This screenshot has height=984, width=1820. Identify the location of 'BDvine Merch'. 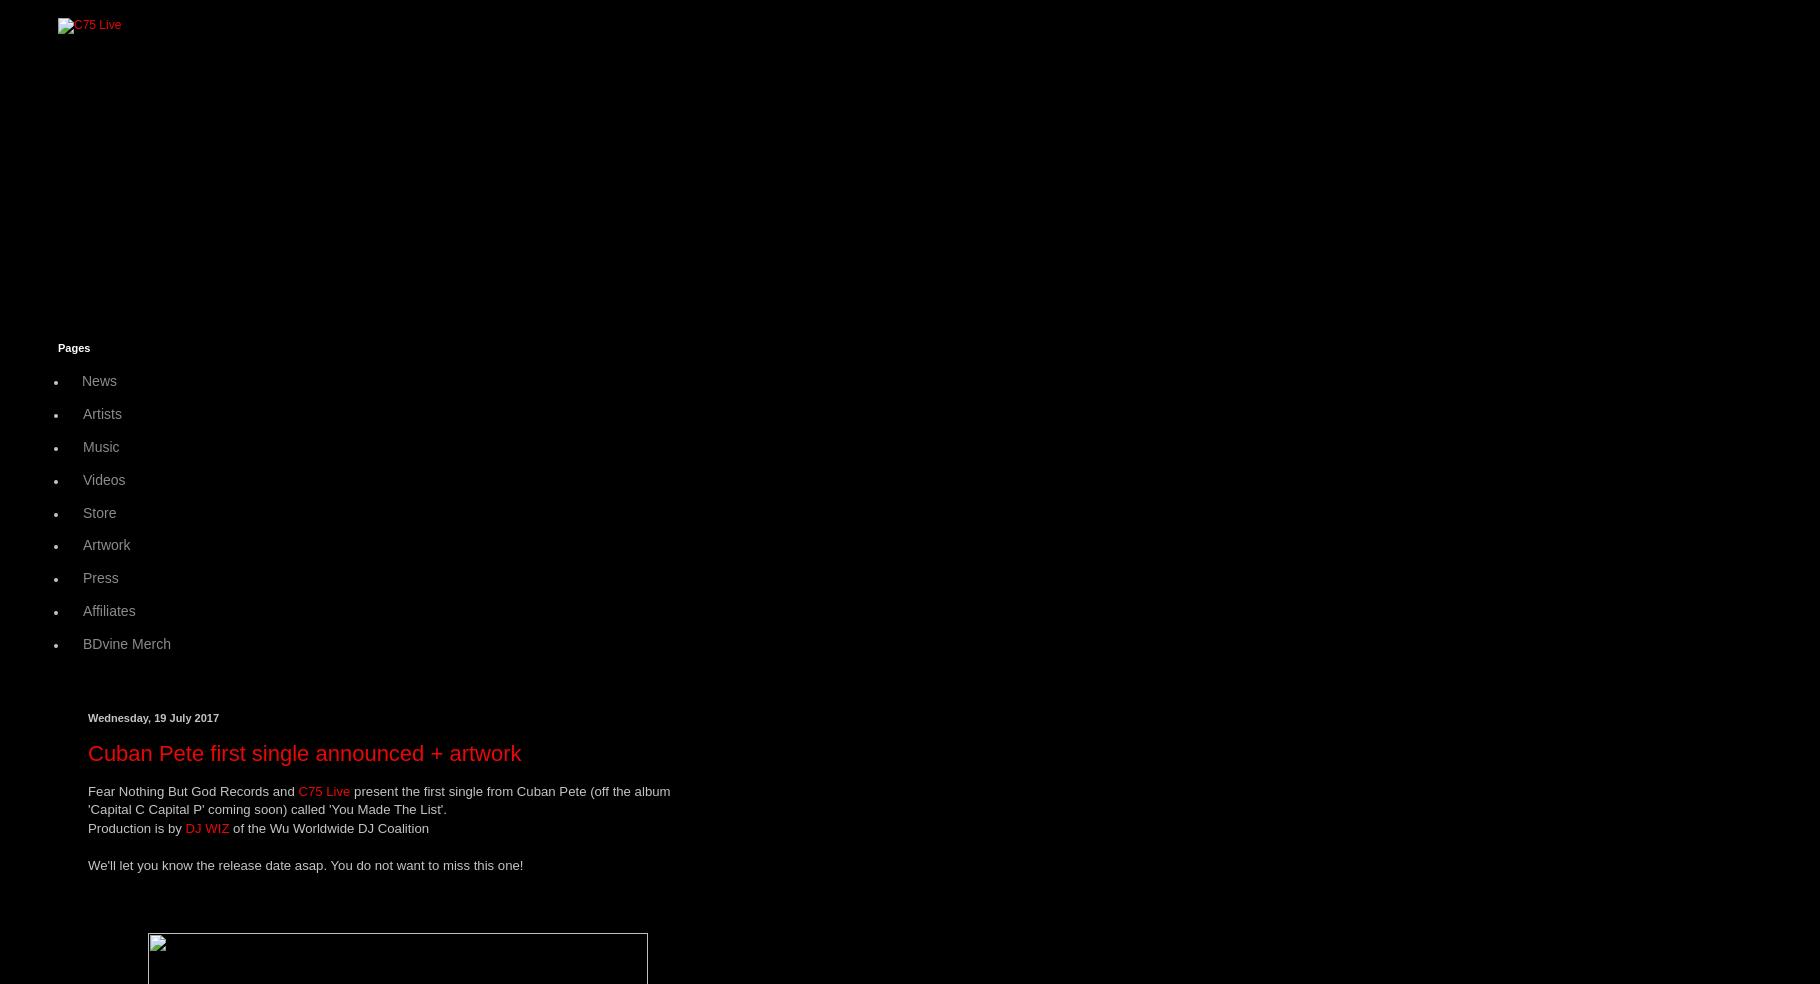
(126, 643).